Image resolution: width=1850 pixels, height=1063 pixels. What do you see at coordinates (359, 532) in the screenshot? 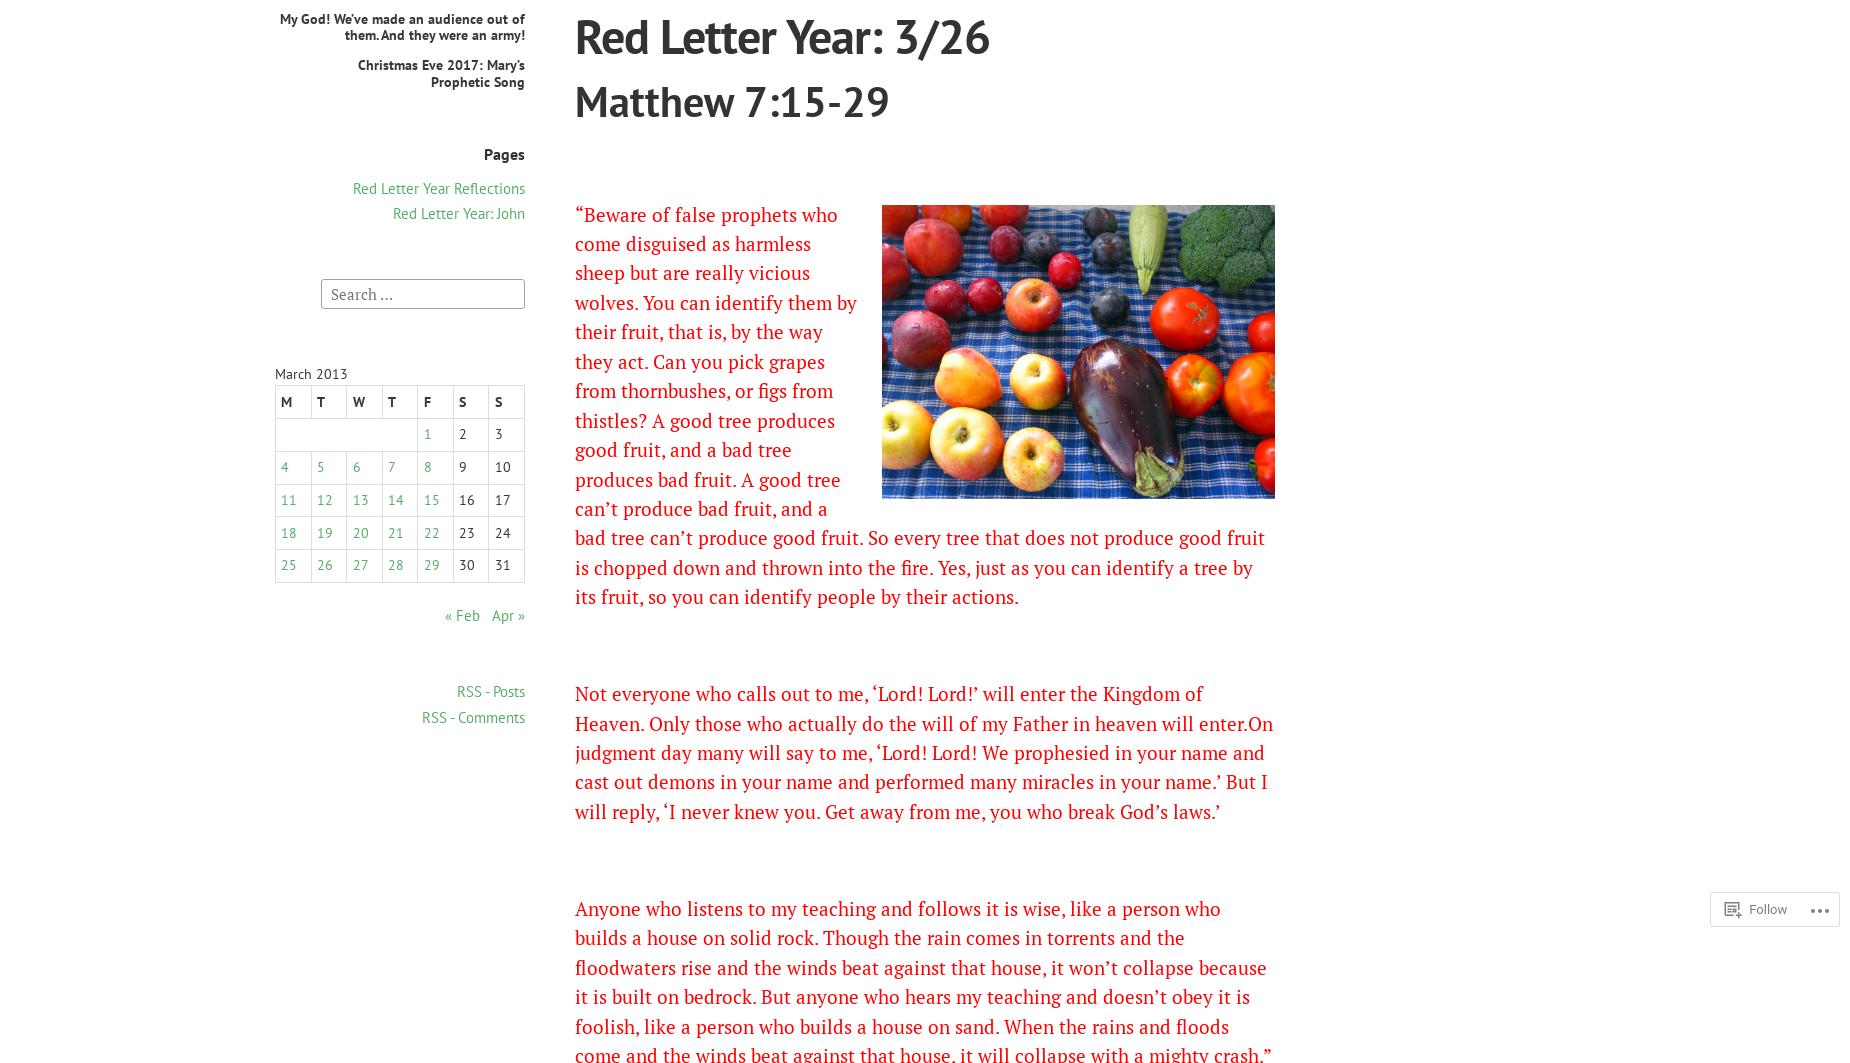
I see `'20'` at bounding box center [359, 532].